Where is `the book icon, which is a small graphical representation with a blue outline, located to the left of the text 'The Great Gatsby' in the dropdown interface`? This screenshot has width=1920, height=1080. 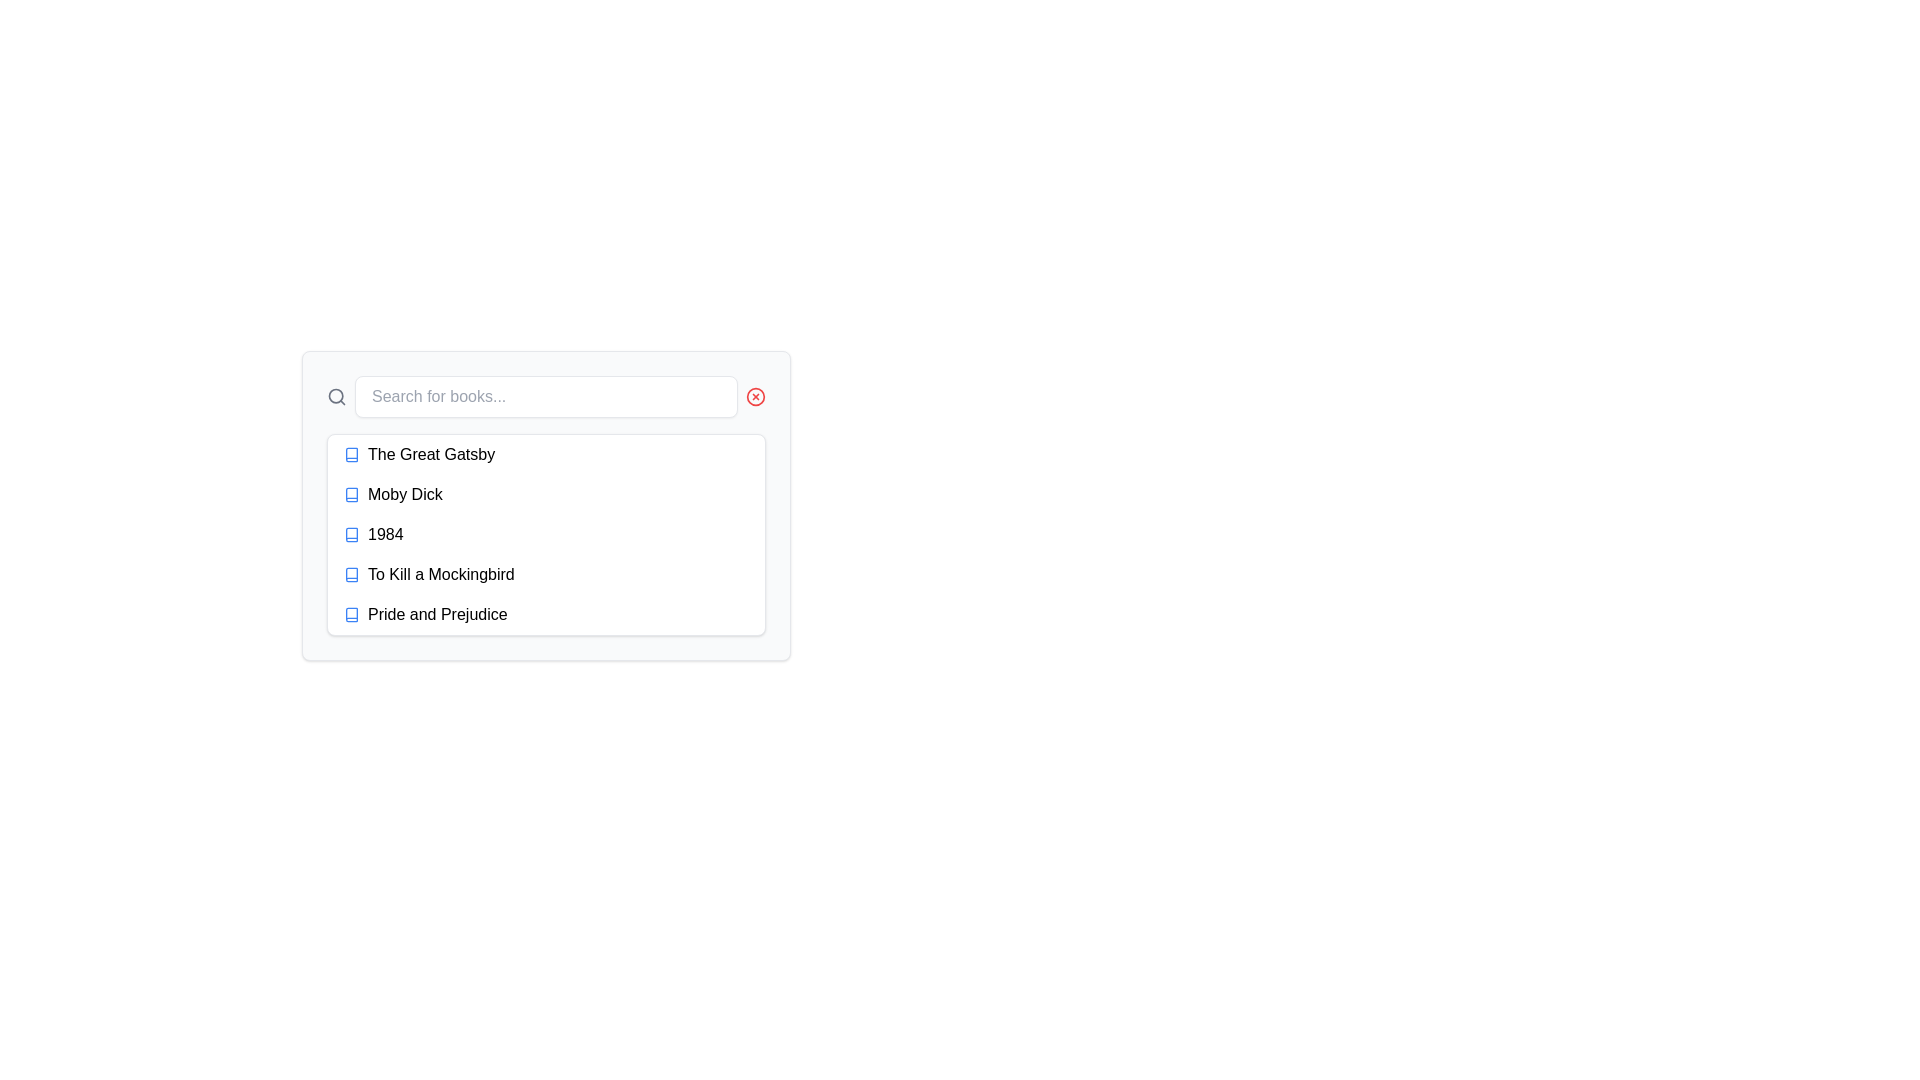
the book icon, which is a small graphical representation with a blue outline, located to the left of the text 'The Great Gatsby' in the dropdown interface is located at coordinates (351, 455).